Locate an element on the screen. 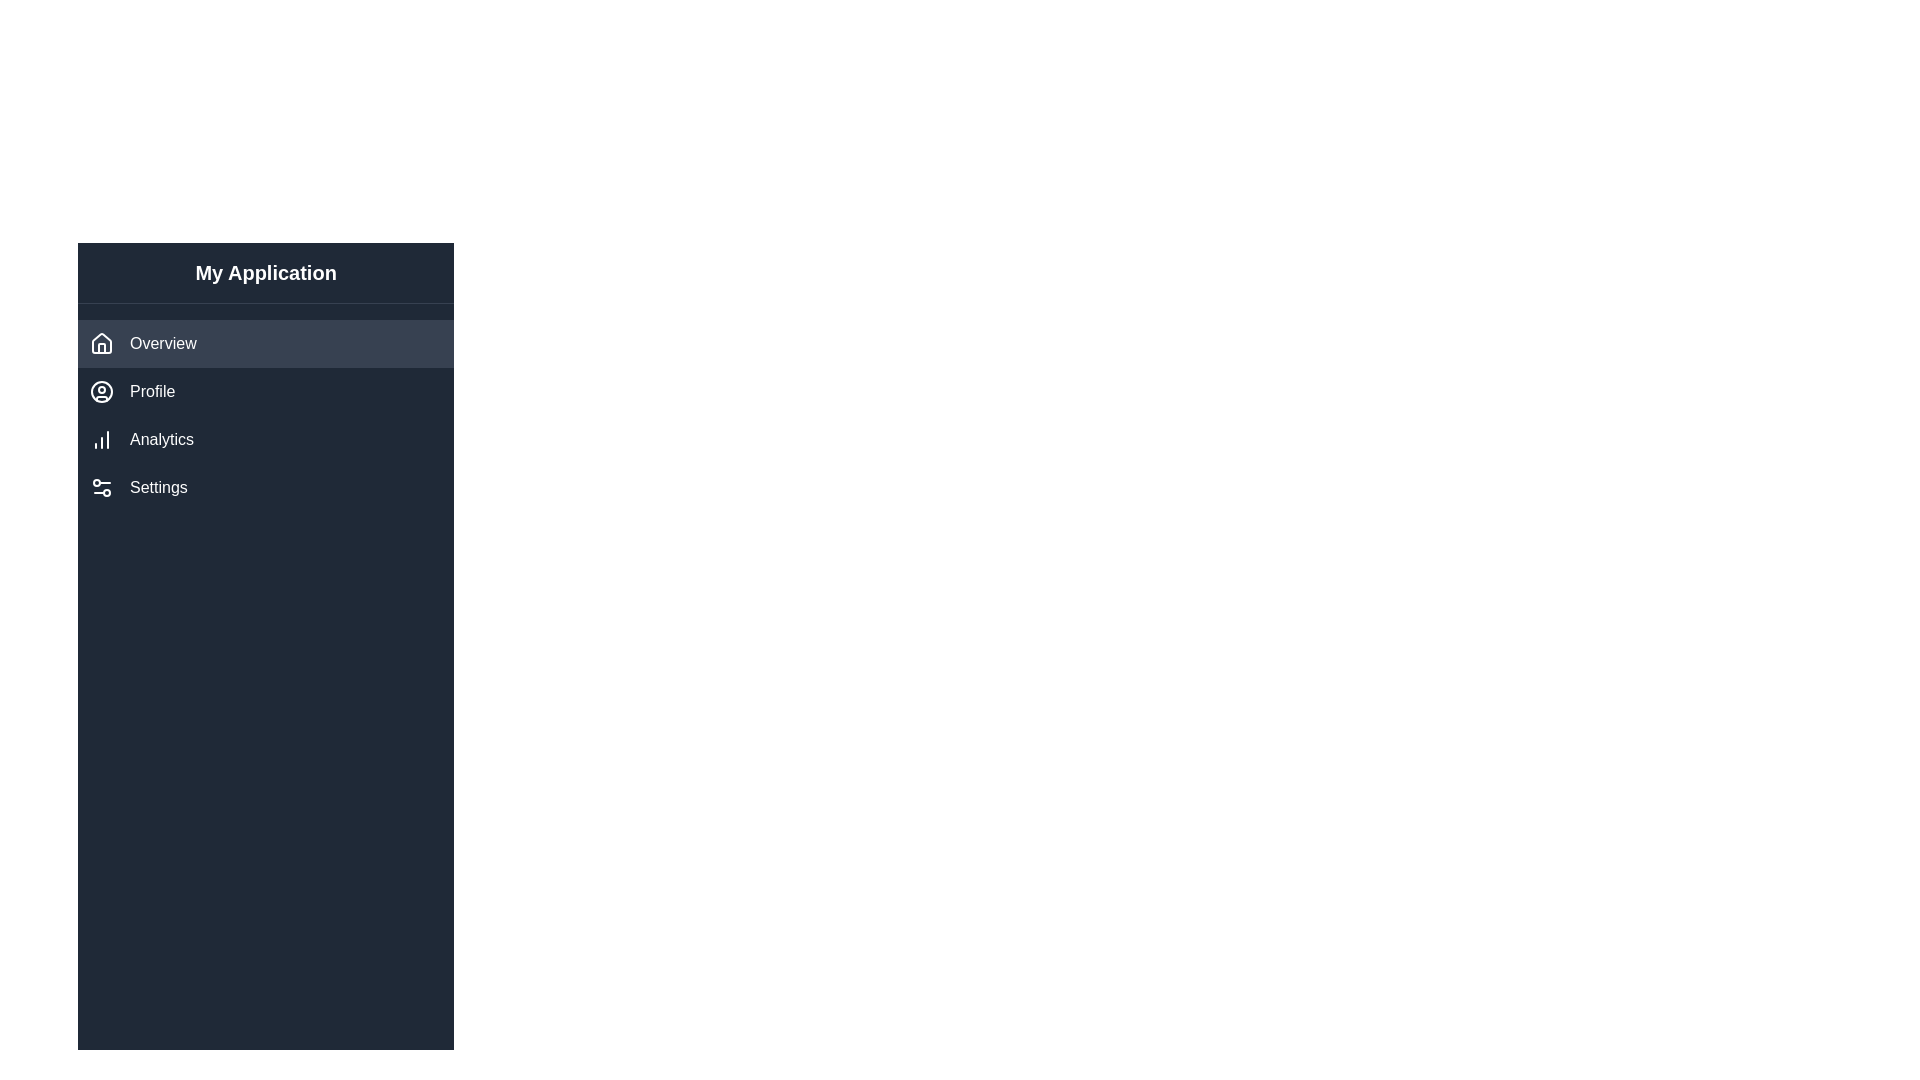  the third menu item under 'My Application' is located at coordinates (265, 438).